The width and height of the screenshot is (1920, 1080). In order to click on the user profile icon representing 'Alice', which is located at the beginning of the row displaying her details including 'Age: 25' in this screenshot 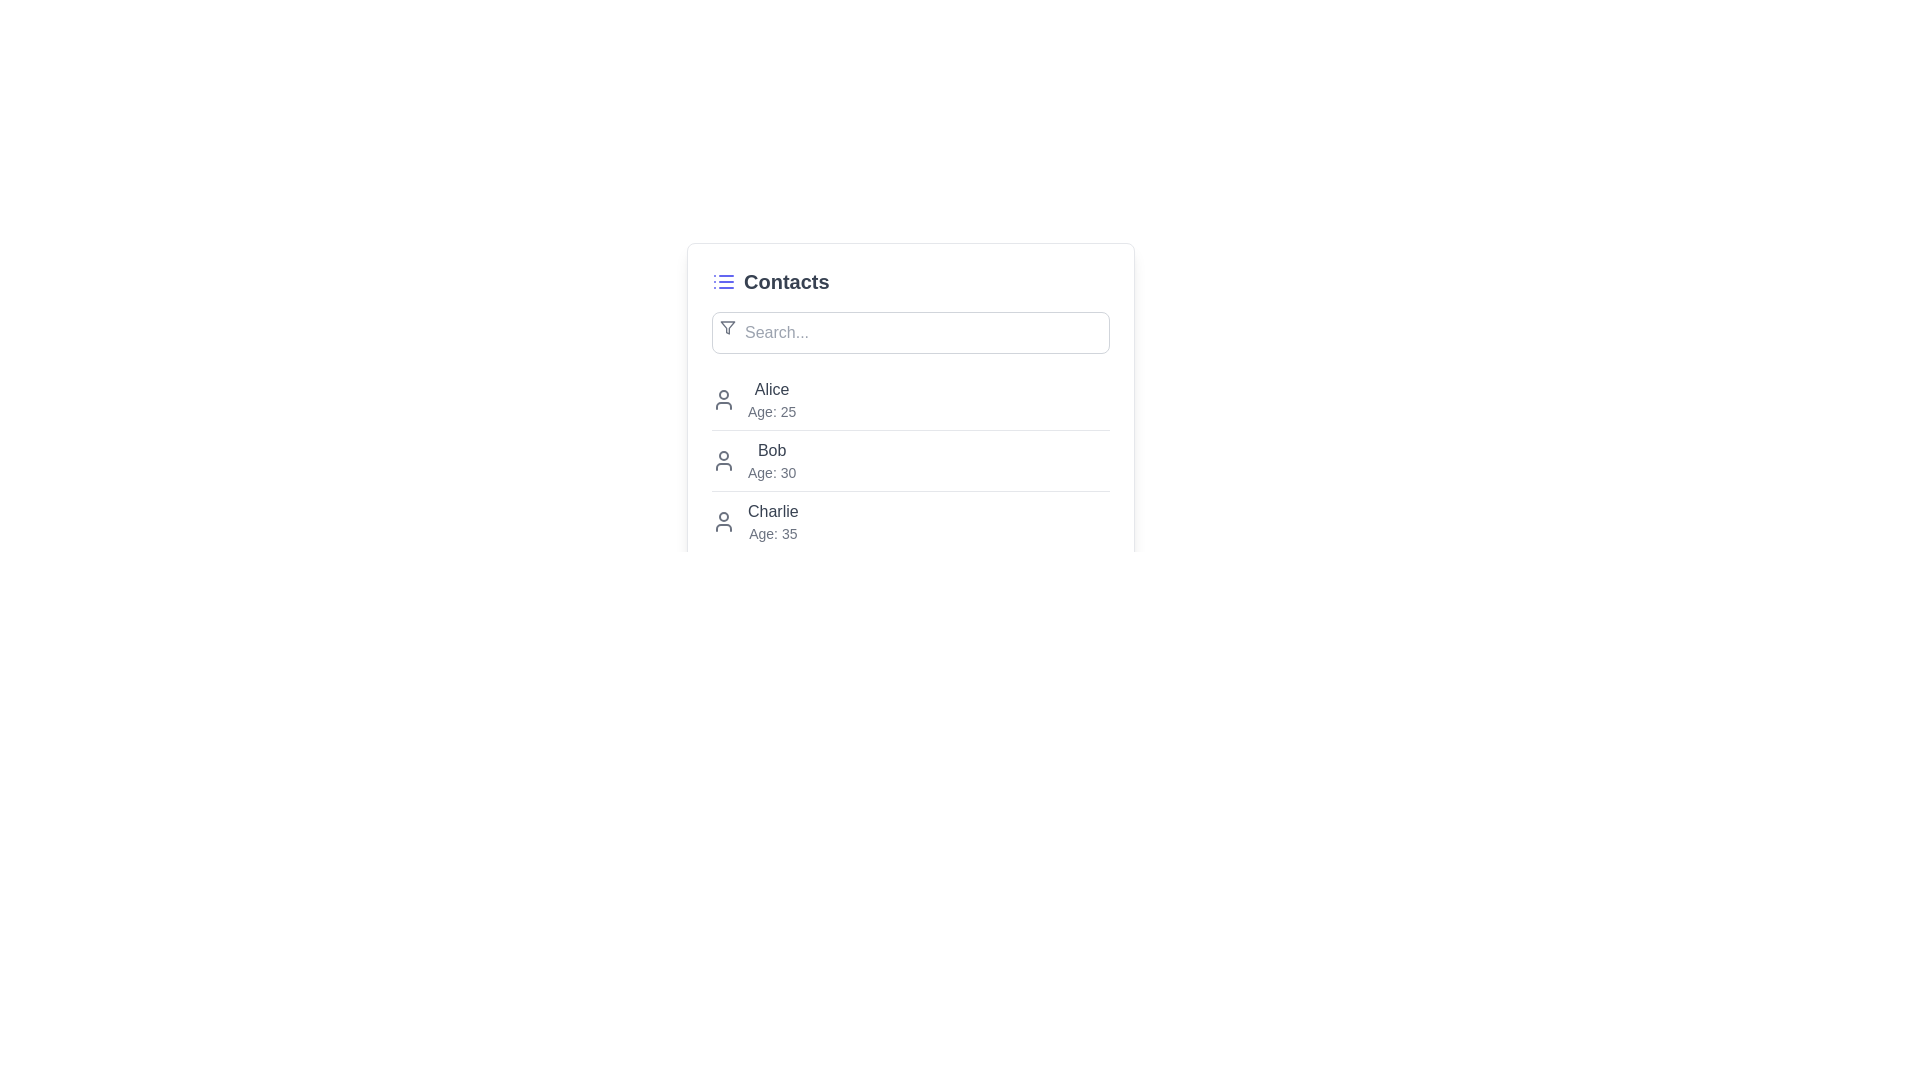, I will do `click(723, 400)`.